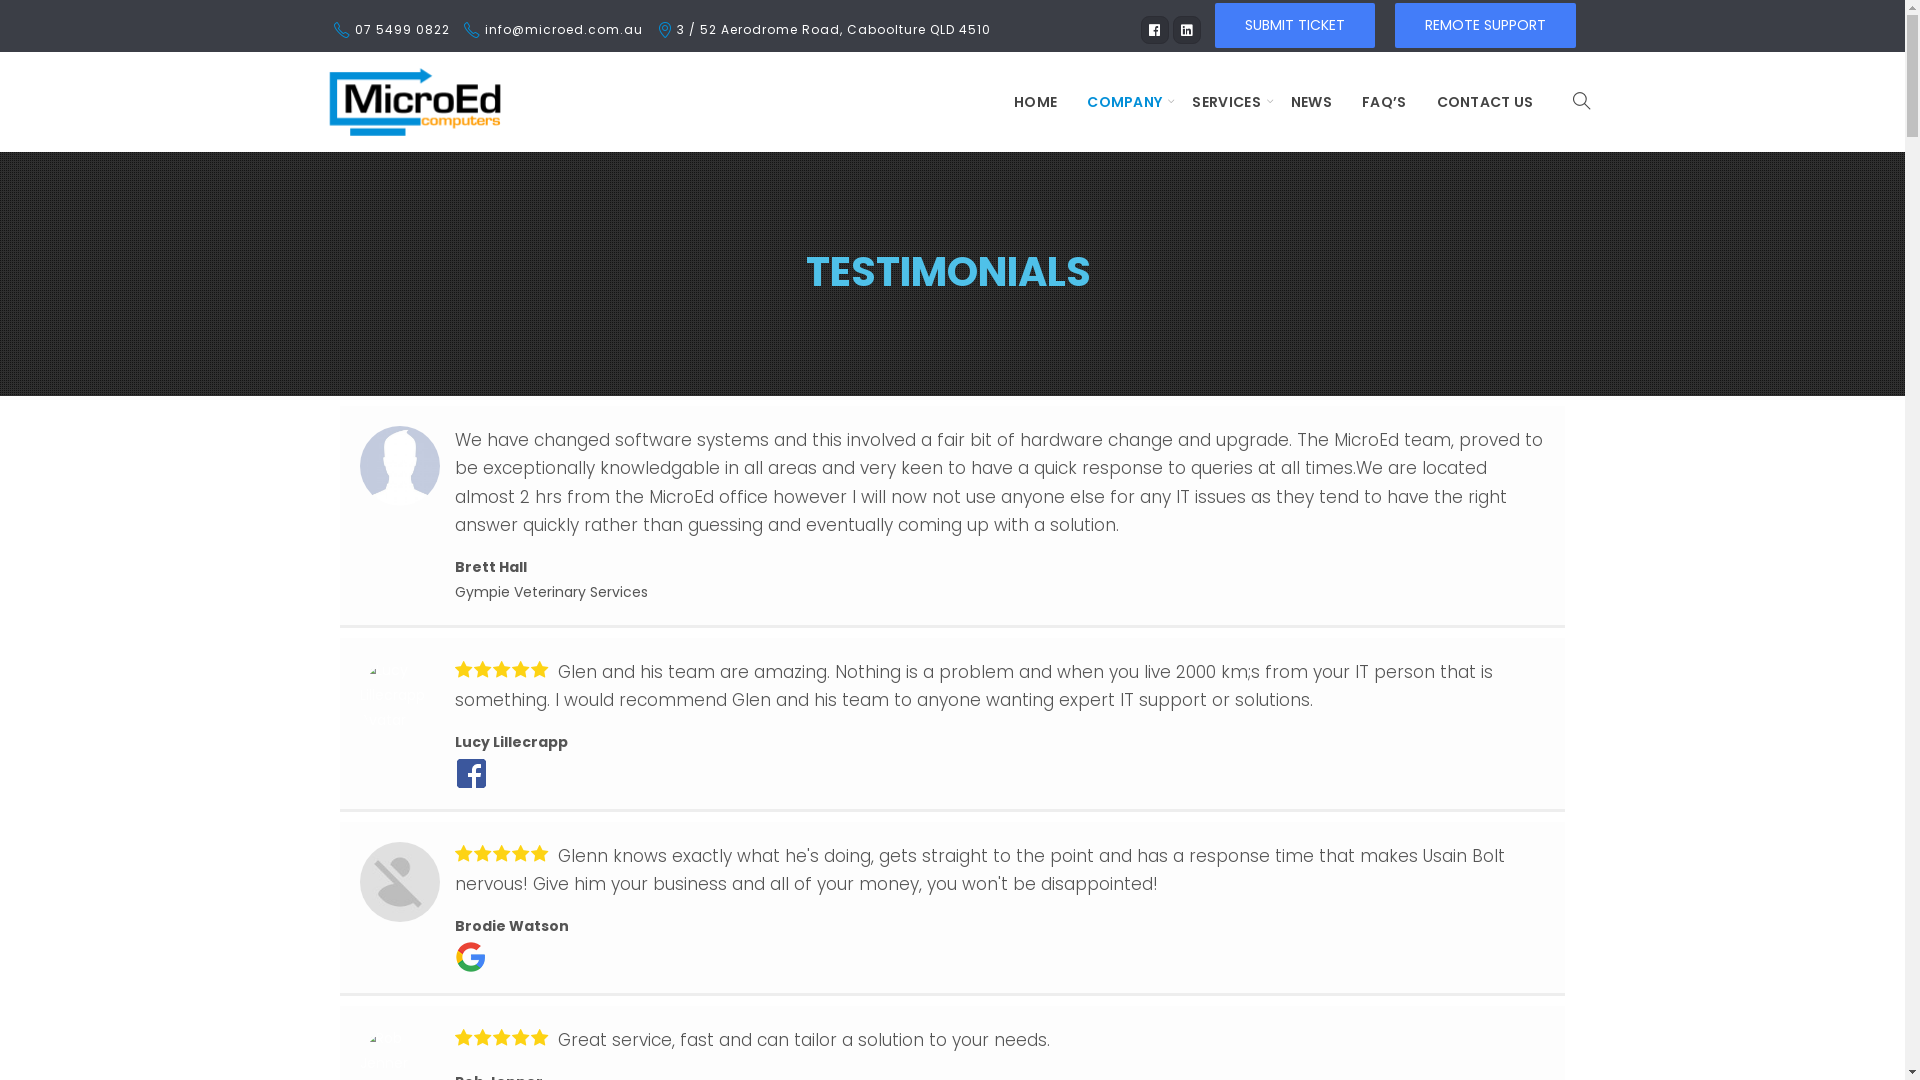  I want to click on 'COMPANY', so click(1124, 101).